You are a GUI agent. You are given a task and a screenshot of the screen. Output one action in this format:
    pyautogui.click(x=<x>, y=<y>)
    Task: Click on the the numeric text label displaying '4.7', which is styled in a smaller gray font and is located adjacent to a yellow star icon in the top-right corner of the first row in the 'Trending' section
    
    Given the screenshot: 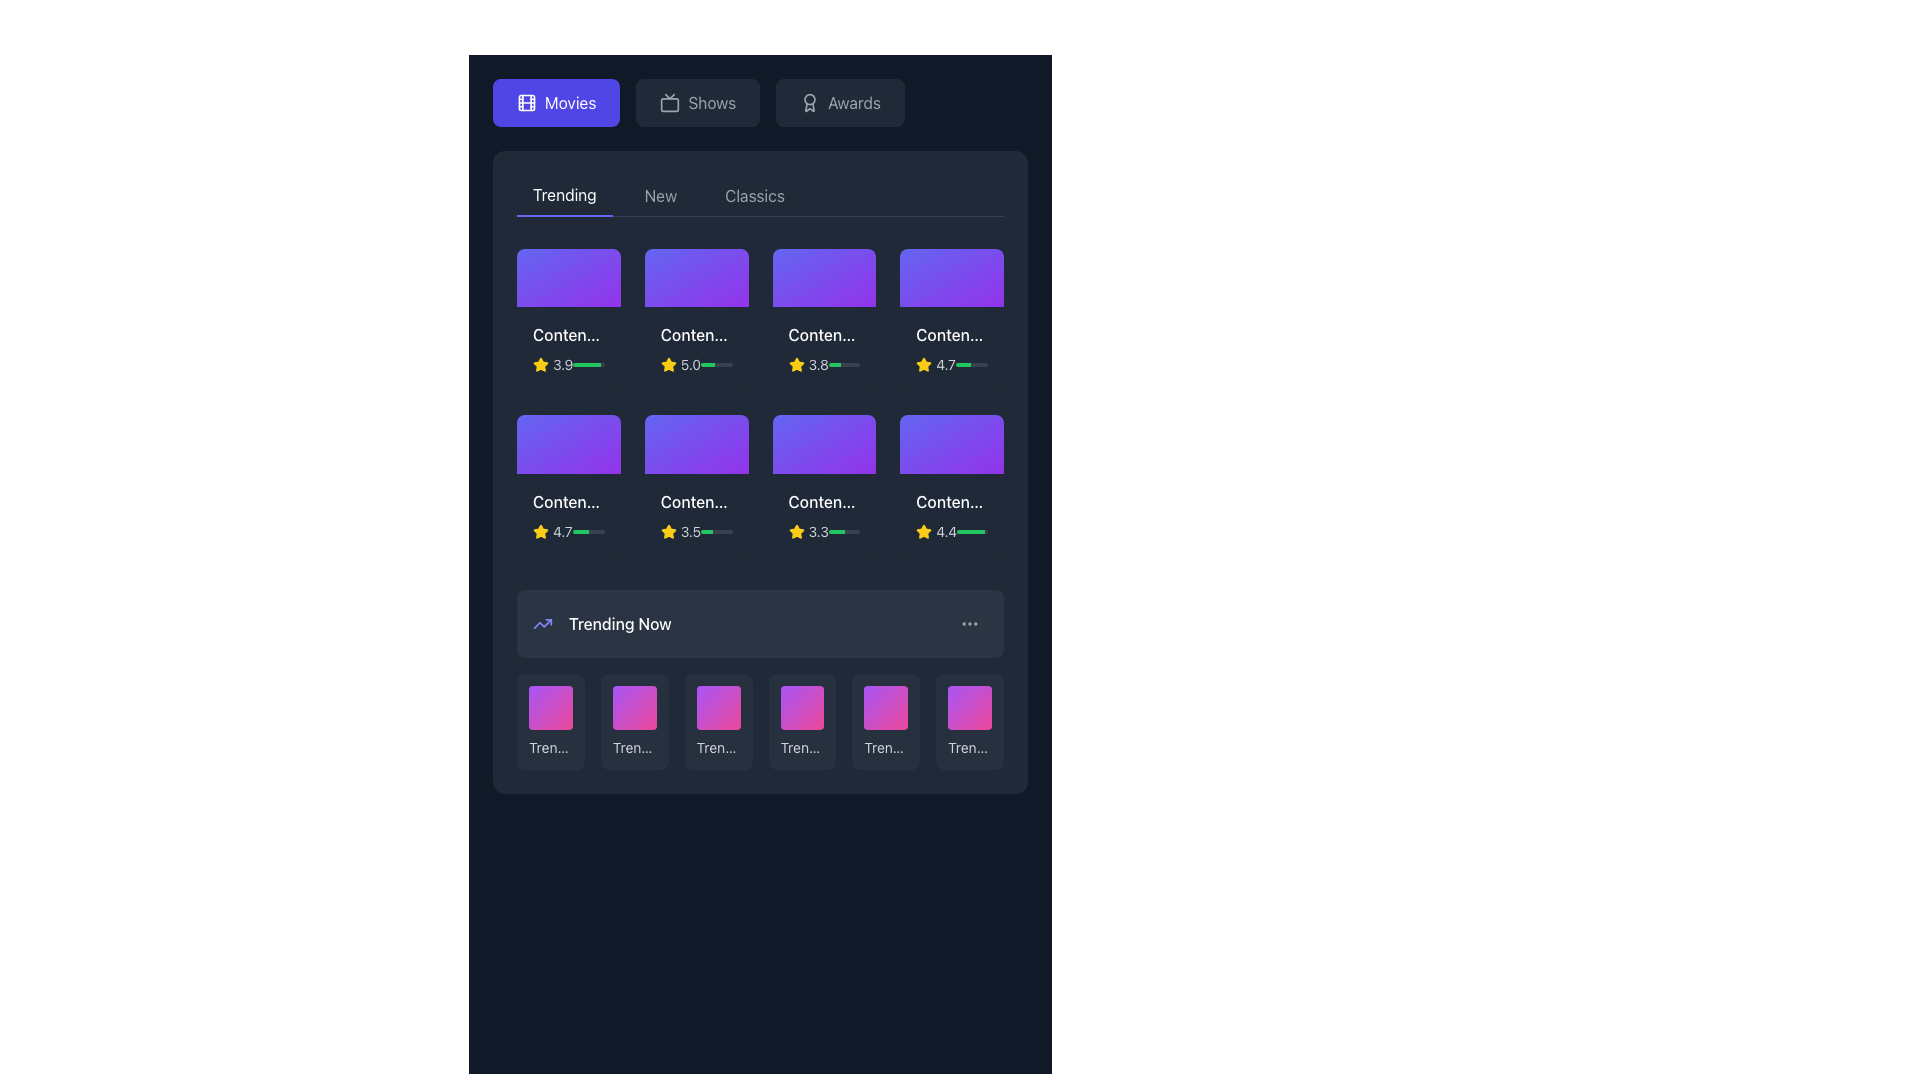 What is the action you would take?
    pyautogui.click(x=945, y=365)
    